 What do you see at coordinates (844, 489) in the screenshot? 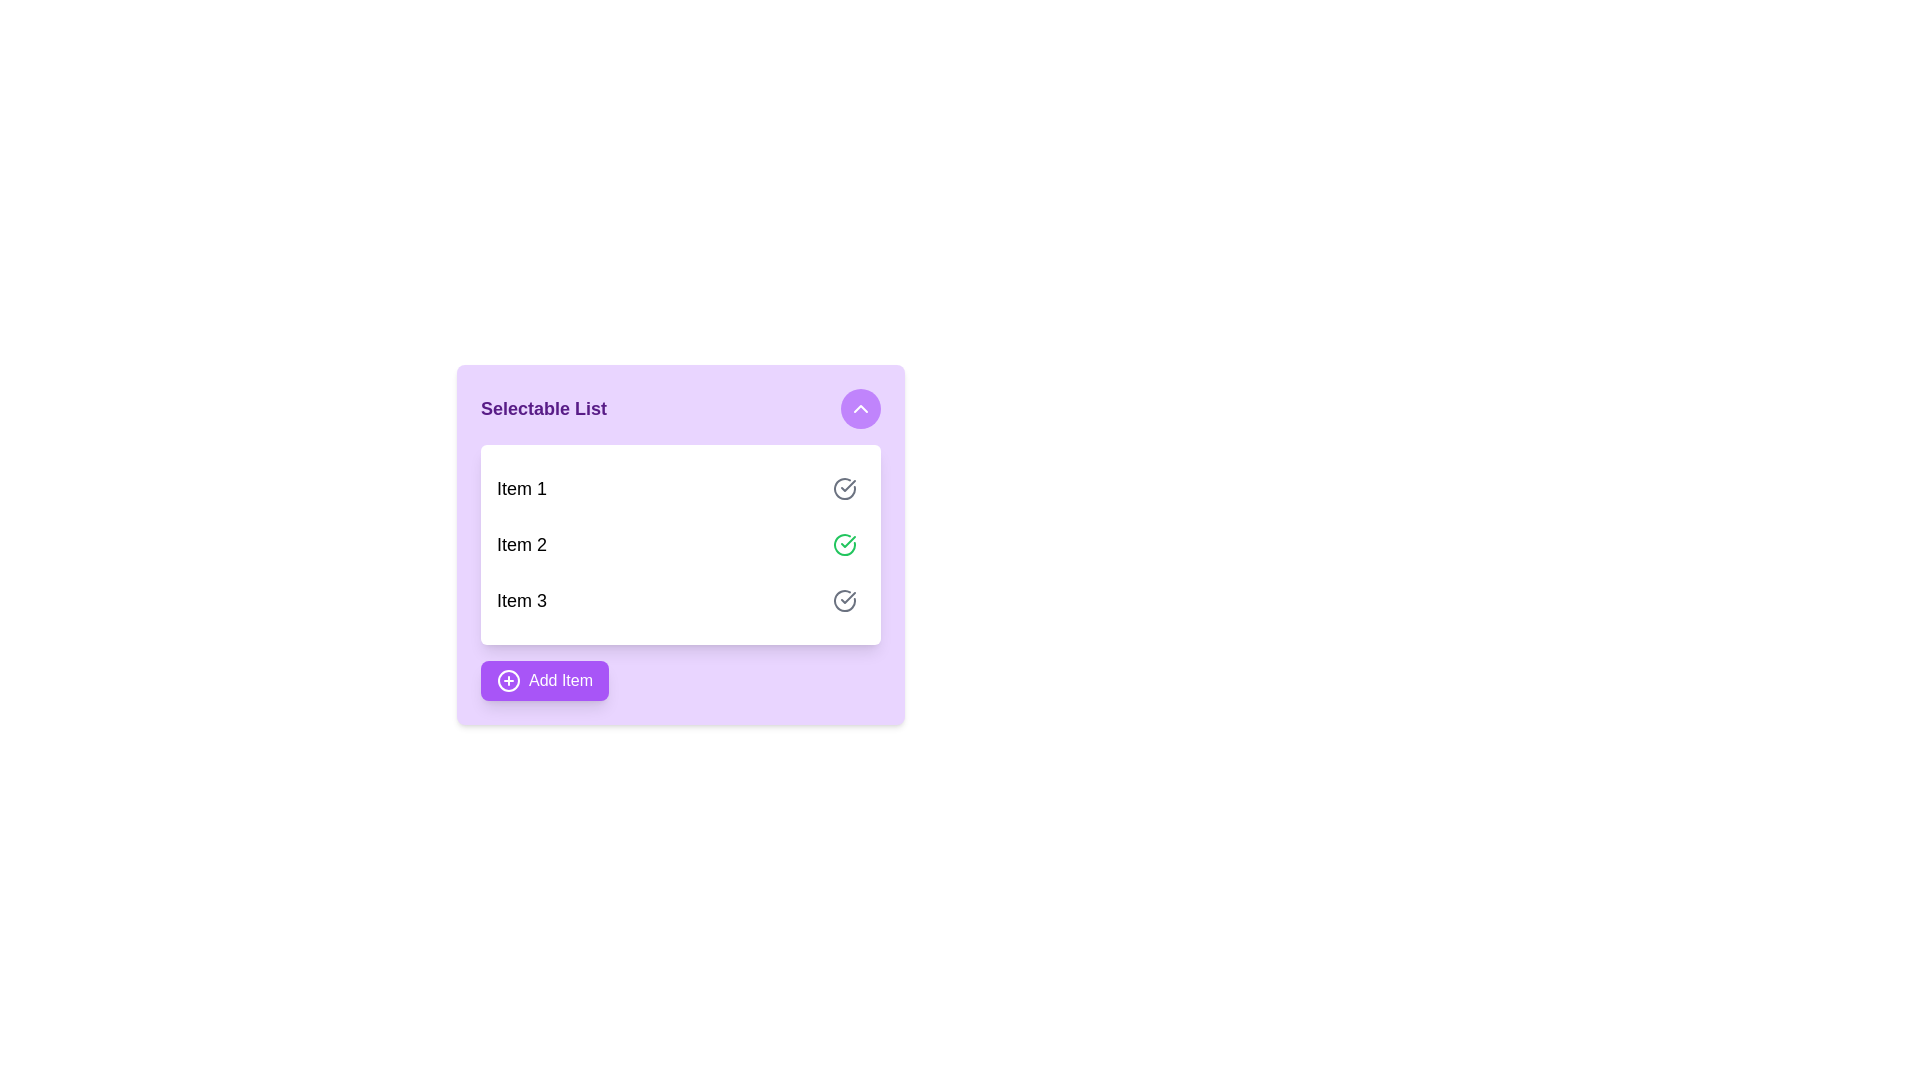
I see `the circular checkmark icon with a gray outline located beside 'Item 3' in the lower part of the list` at bounding box center [844, 489].